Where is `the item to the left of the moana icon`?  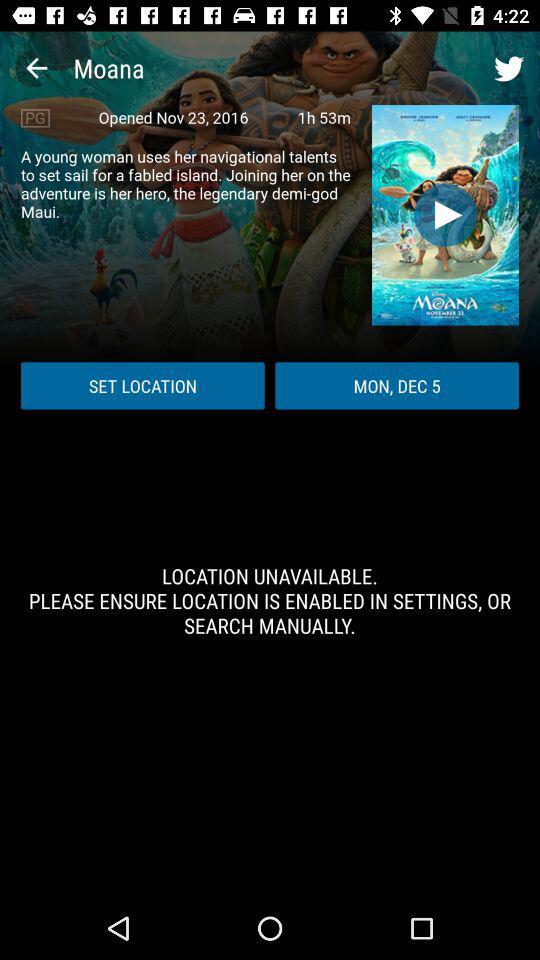 the item to the left of the moana icon is located at coordinates (36, 68).